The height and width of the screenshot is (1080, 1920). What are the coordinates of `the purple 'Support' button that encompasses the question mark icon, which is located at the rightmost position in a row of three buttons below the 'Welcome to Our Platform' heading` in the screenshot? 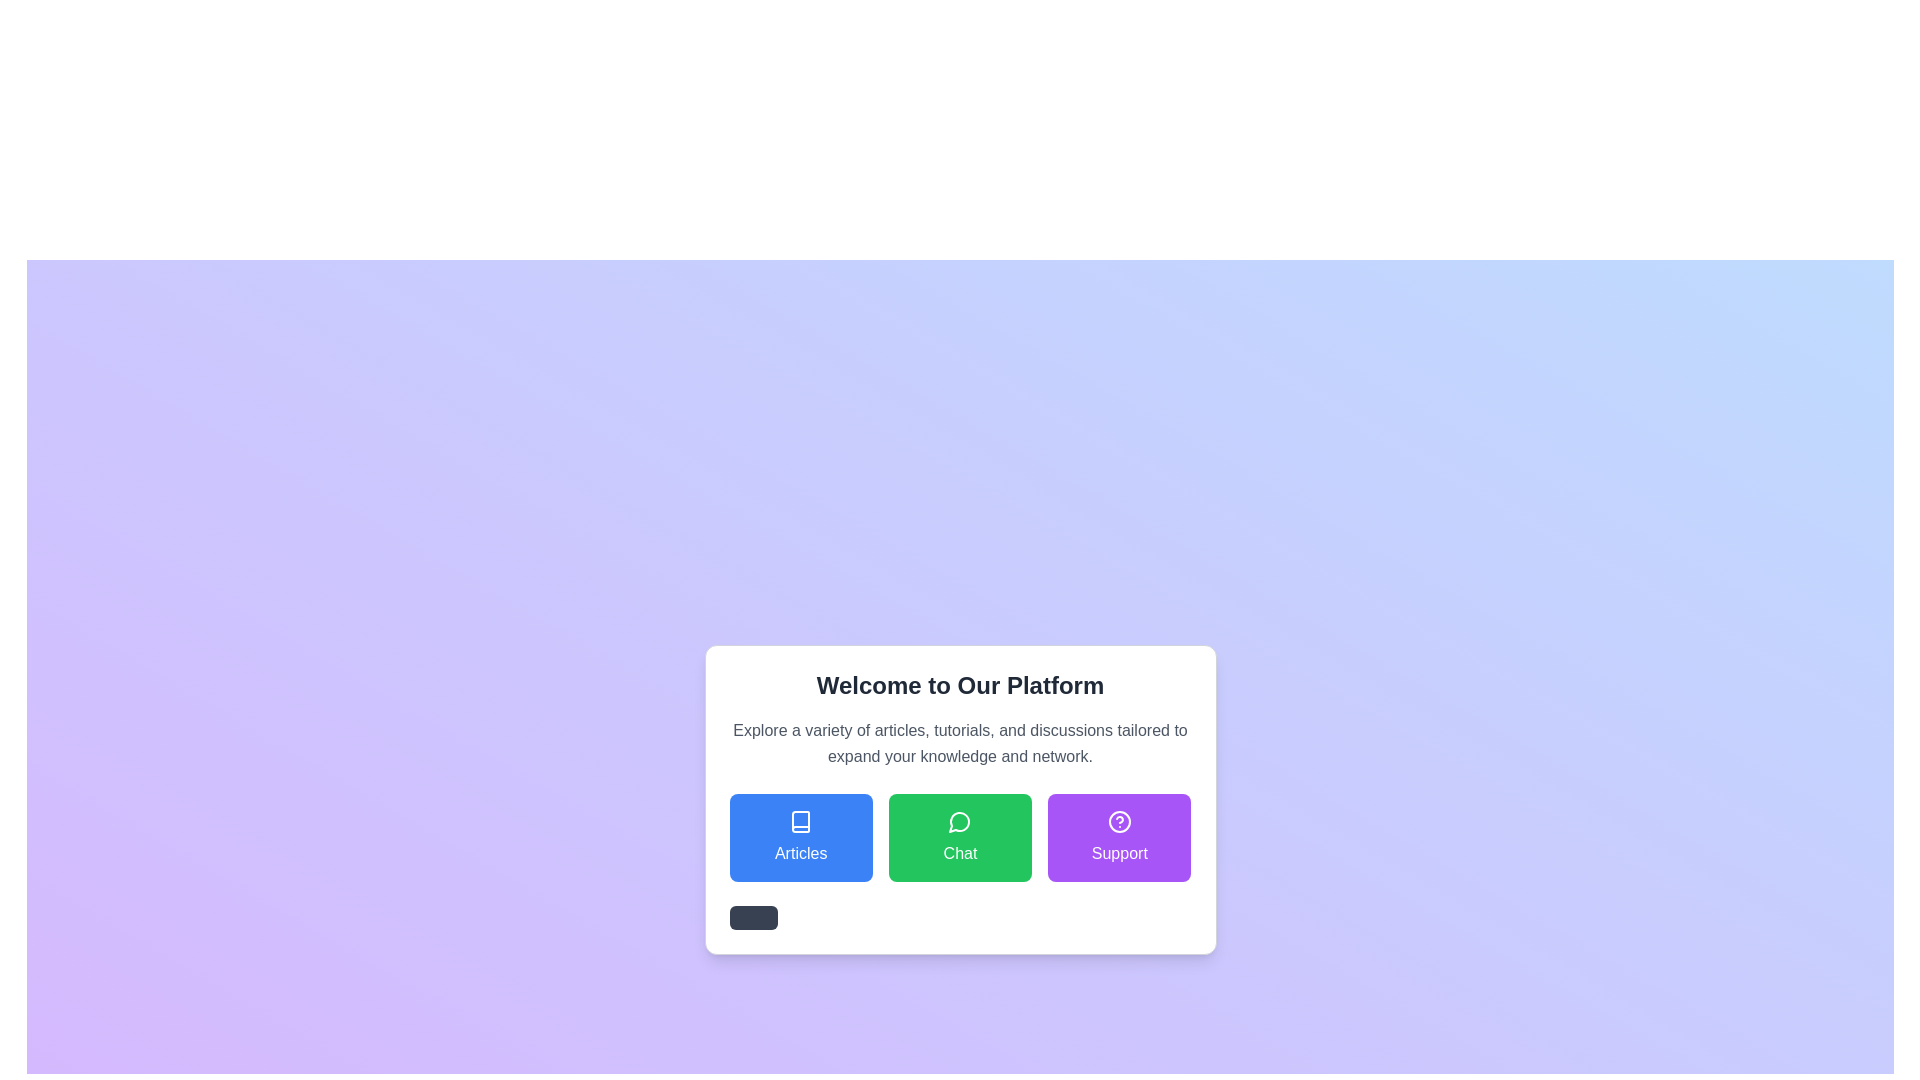 It's located at (1118, 821).